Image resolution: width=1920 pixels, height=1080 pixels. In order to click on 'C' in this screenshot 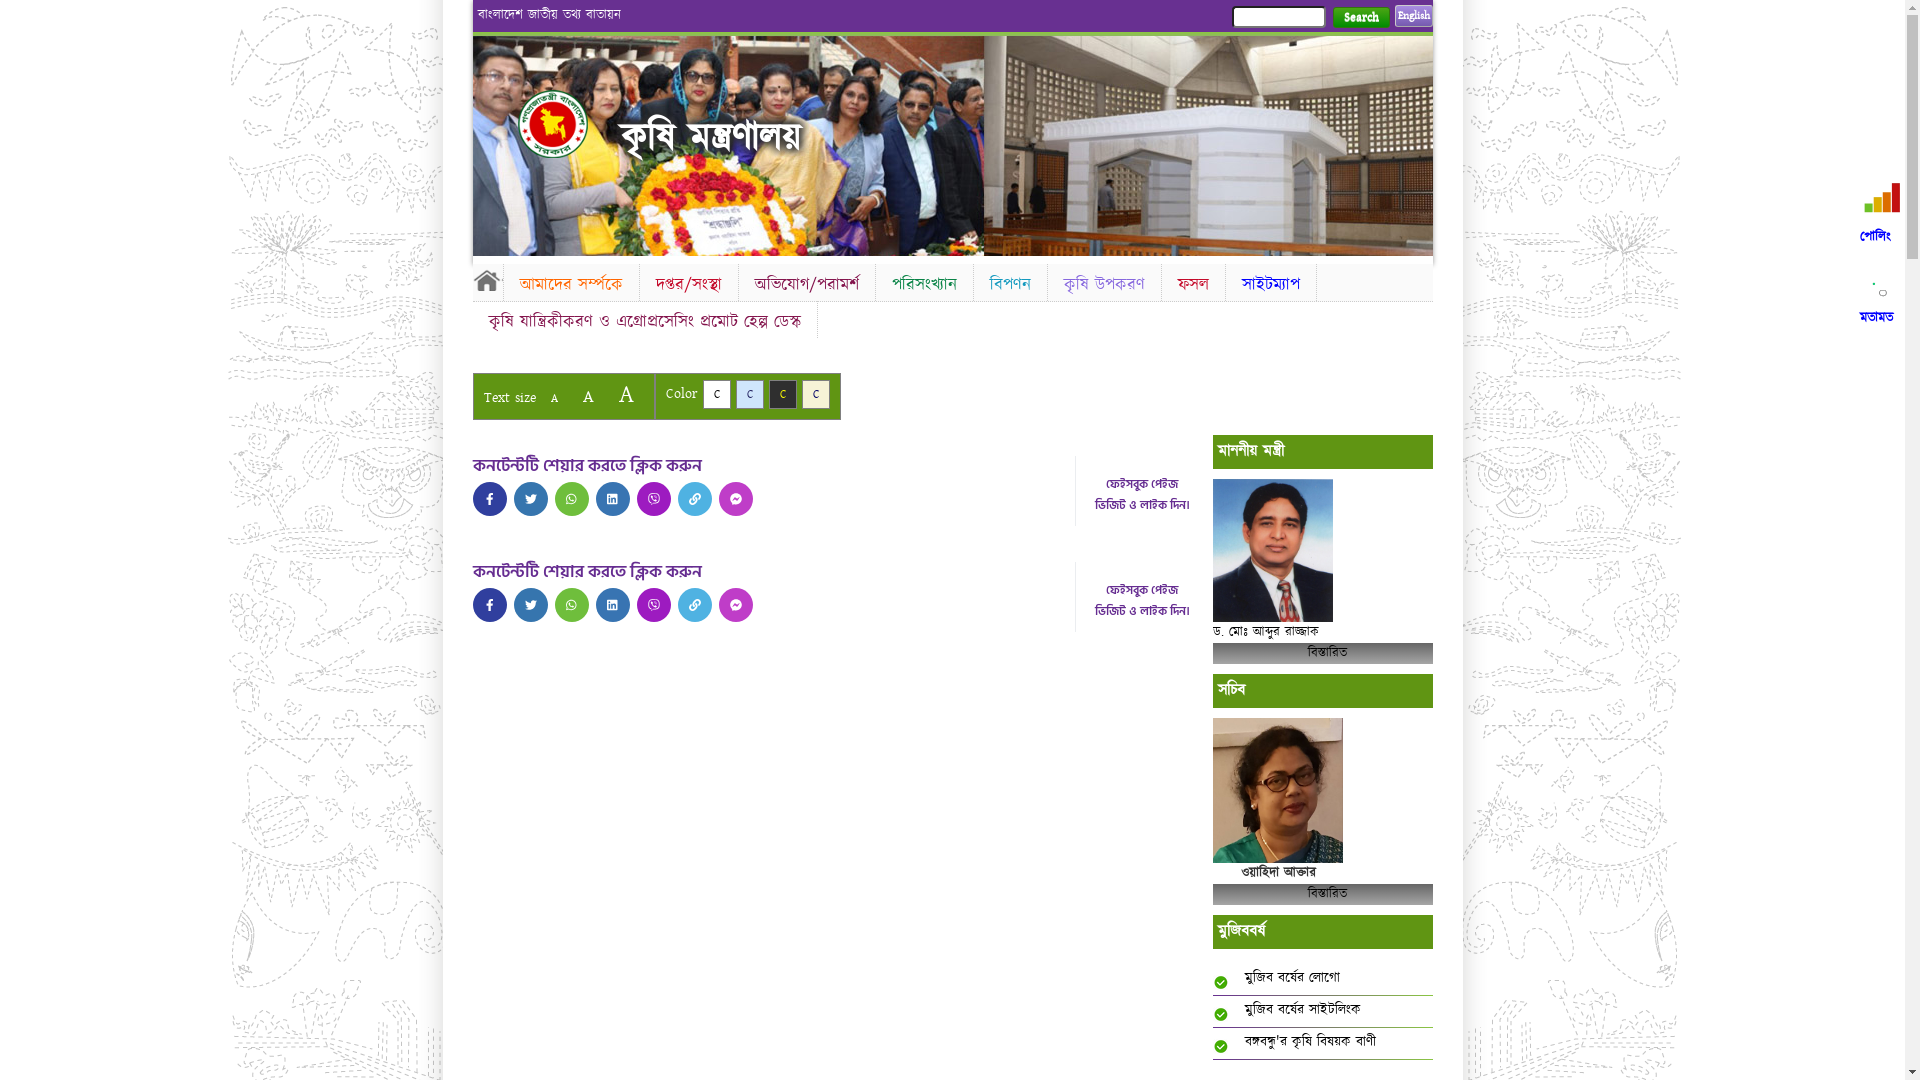, I will do `click(715, 394)`.